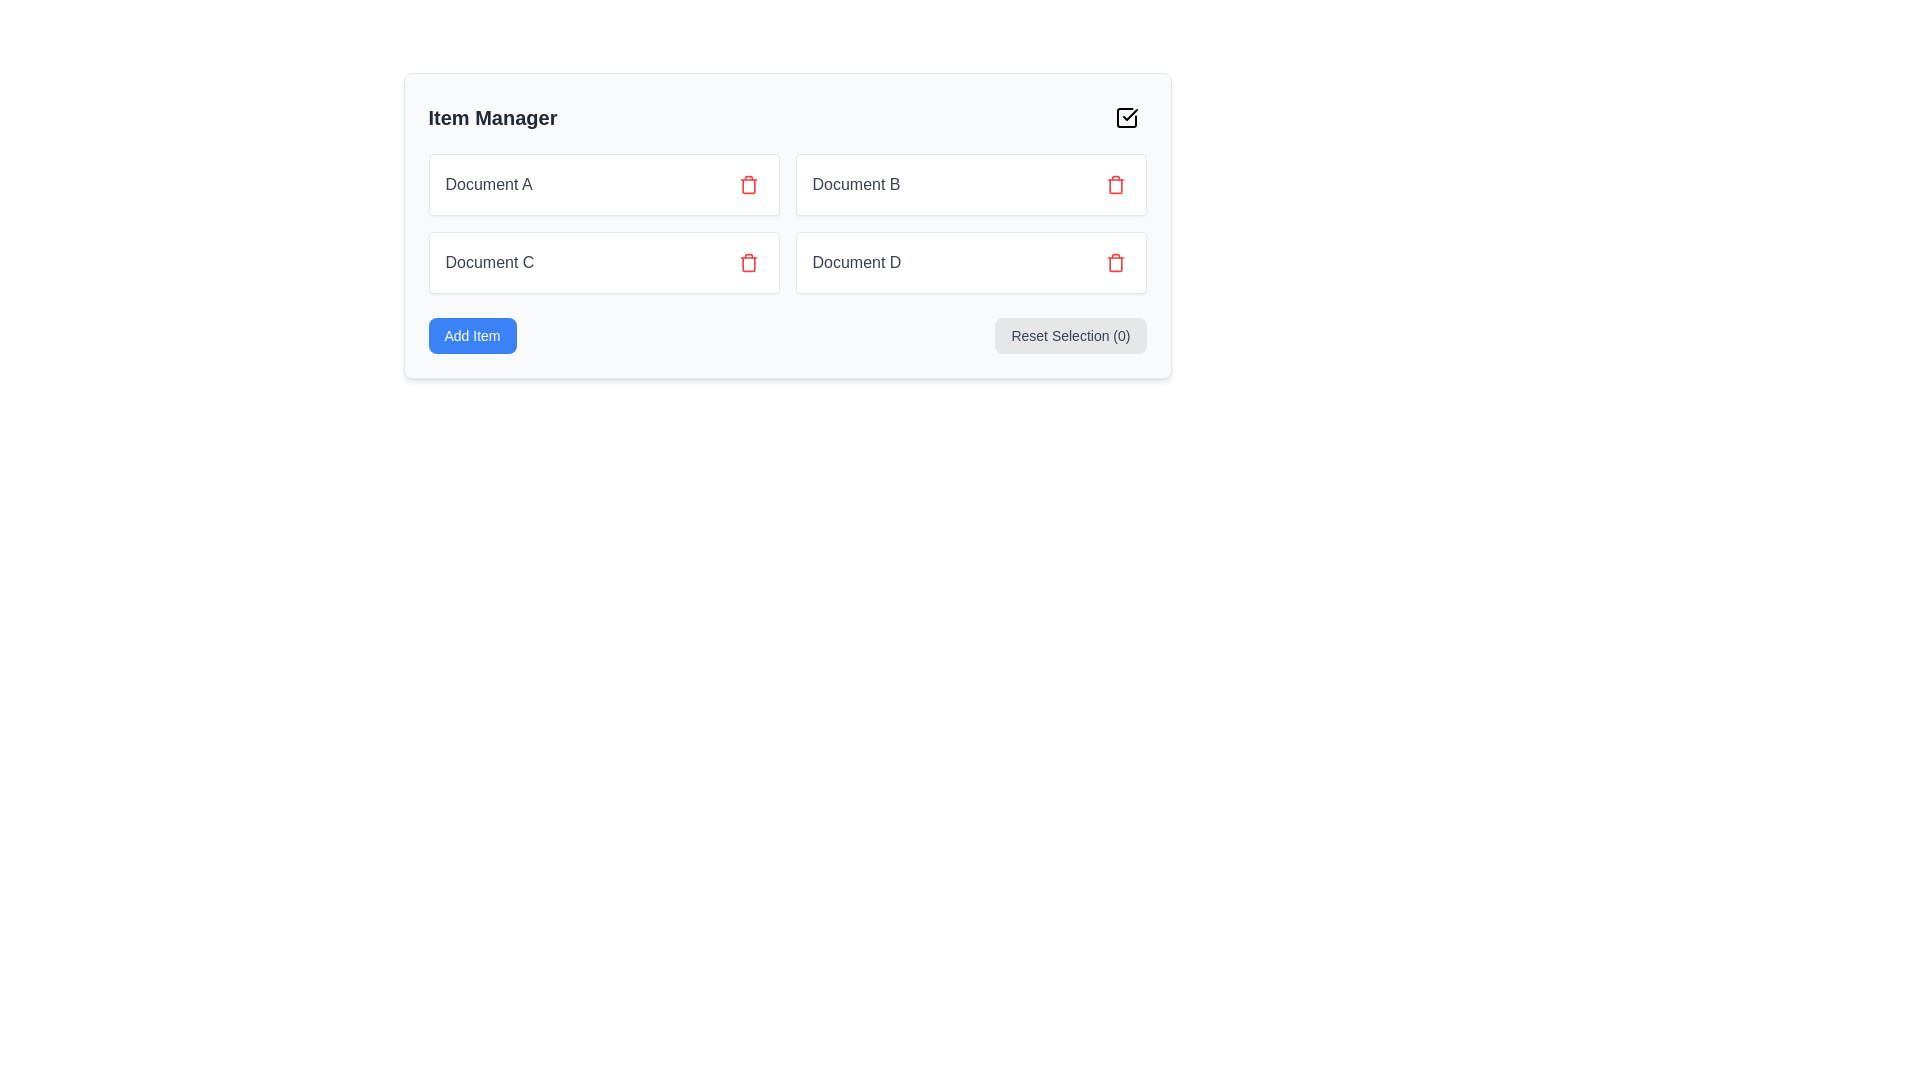 This screenshot has width=1920, height=1080. I want to click on the trash can icon associated with 'Document B', so click(1114, 186).